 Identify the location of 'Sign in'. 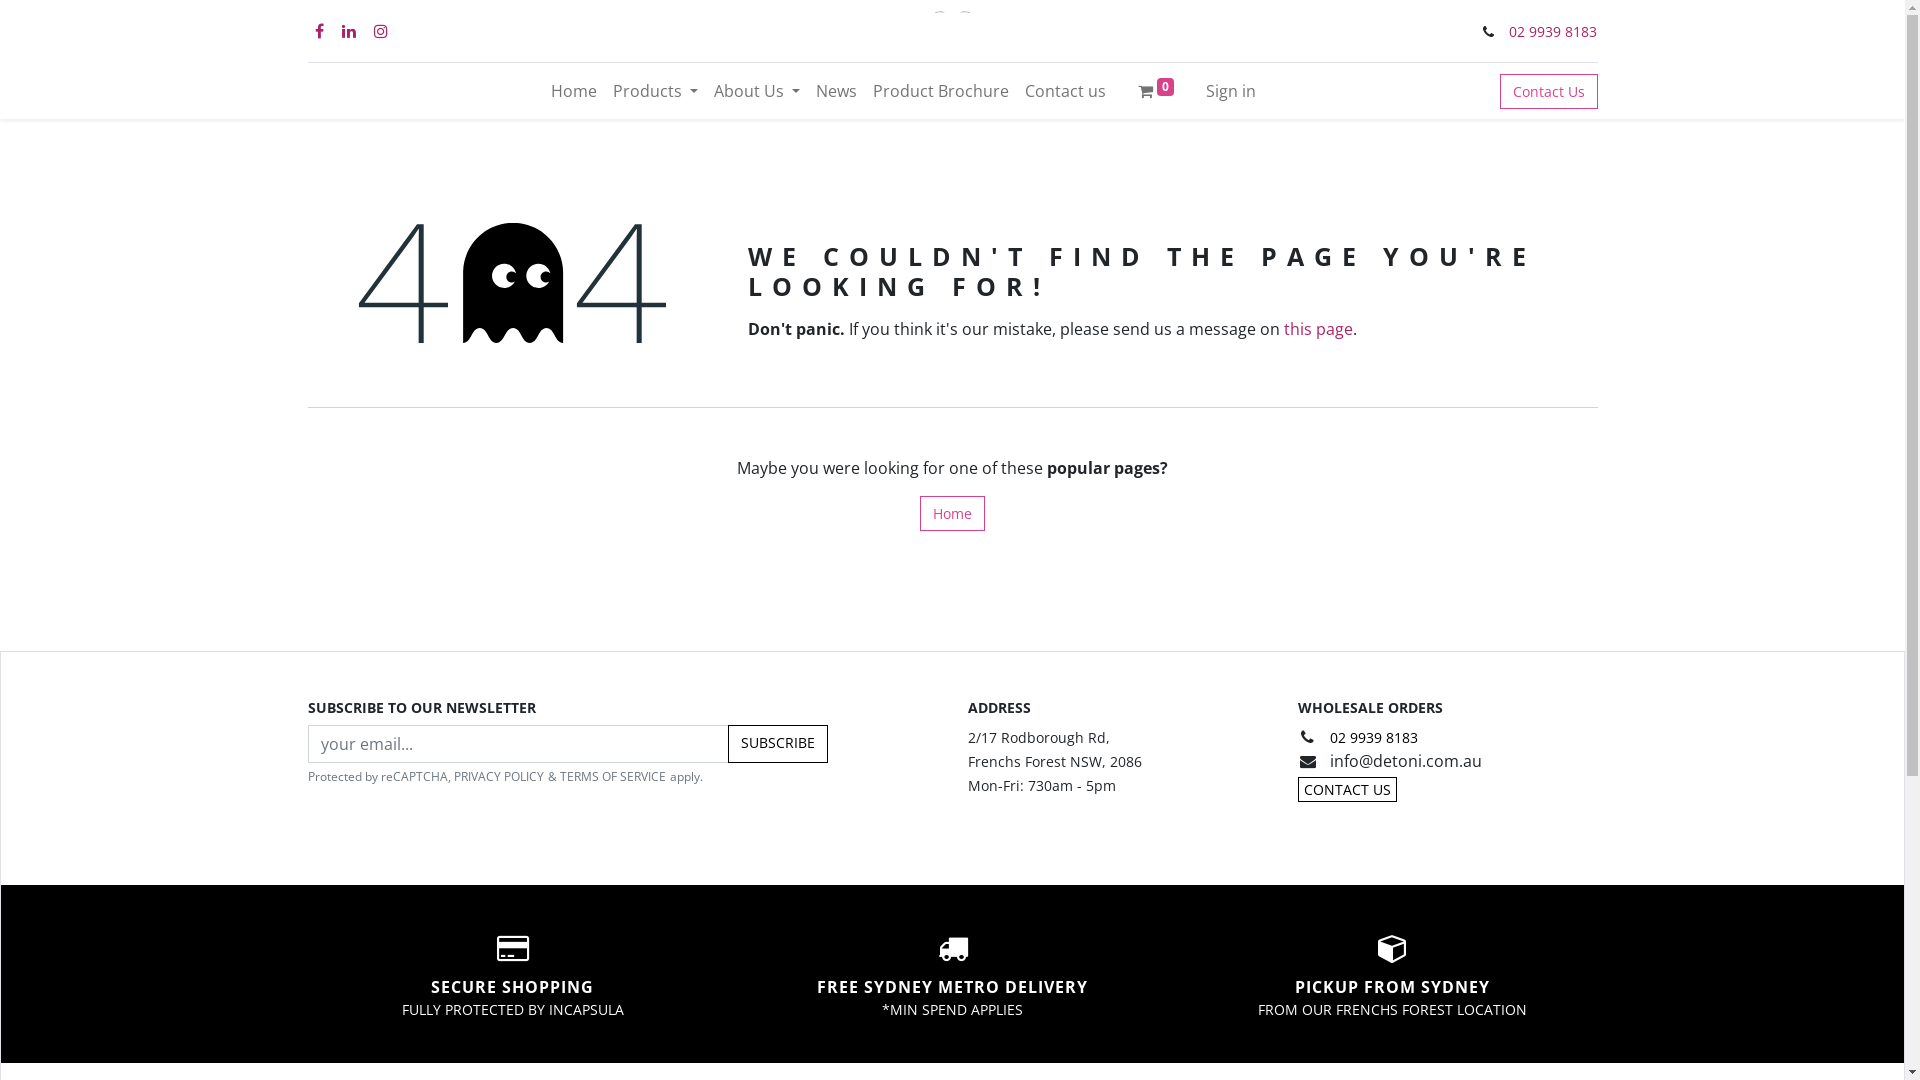
(1229, 91).